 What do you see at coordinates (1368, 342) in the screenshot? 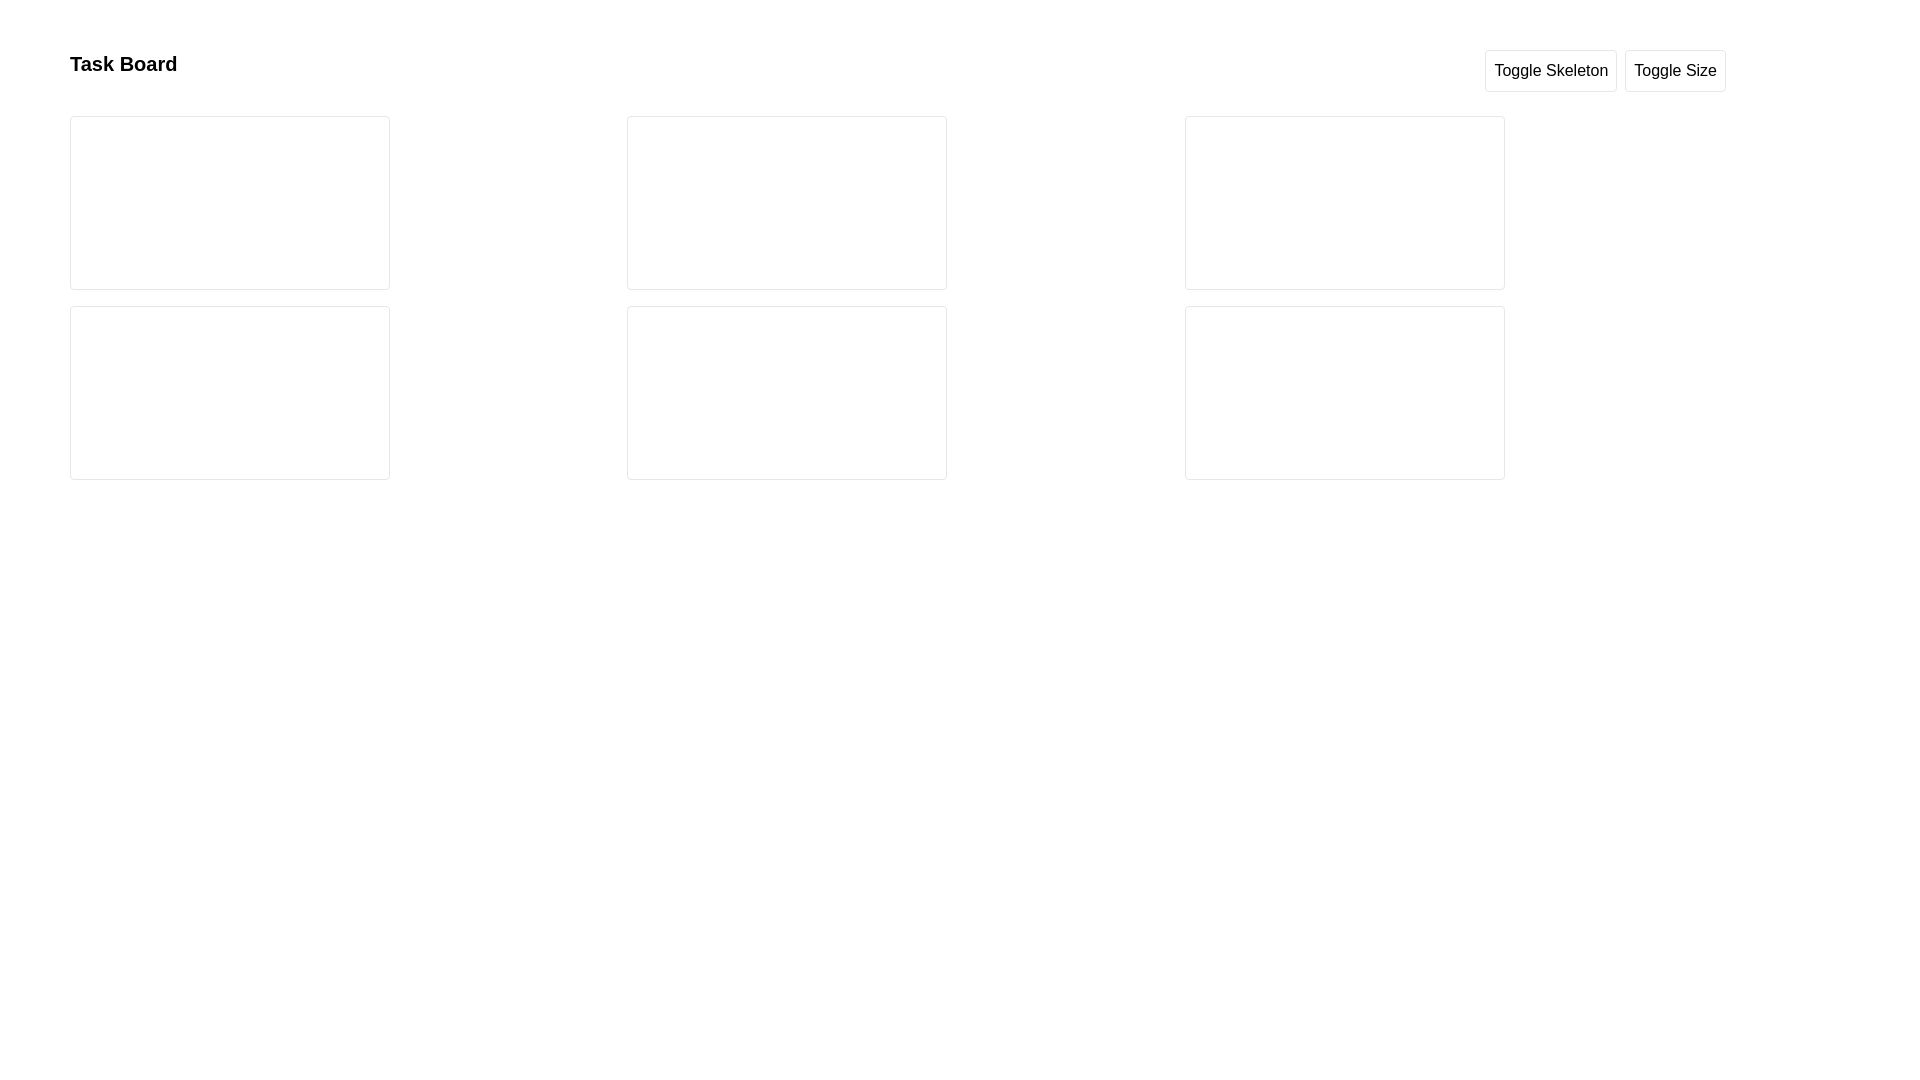
I see `the loading animation of the skeleton loader, which is the second box-shaped placeholder located in the bottom-right quadrant of the interface` at bounding box center [1368, 342].